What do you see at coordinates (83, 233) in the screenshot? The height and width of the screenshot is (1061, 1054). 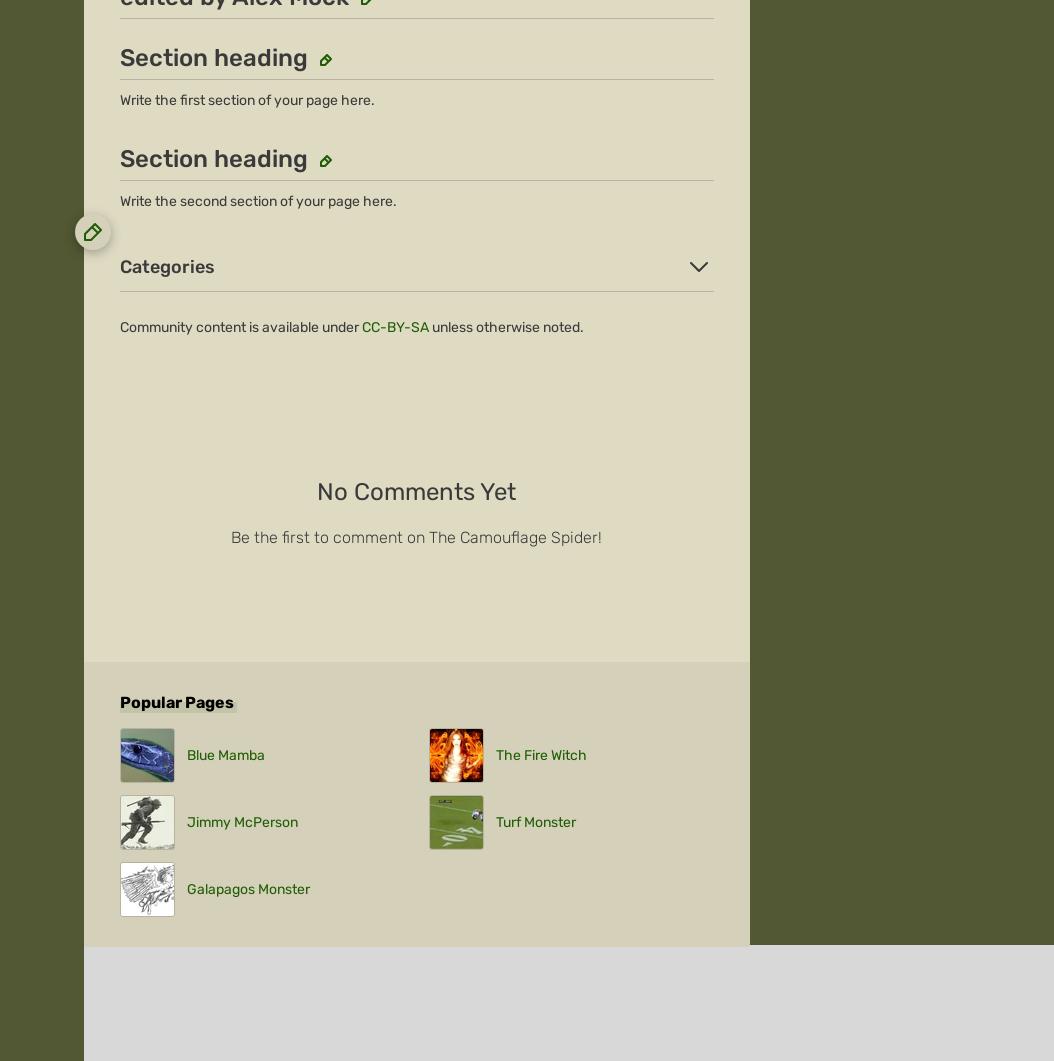 I see `'About'` at bounding box center [83, 233].